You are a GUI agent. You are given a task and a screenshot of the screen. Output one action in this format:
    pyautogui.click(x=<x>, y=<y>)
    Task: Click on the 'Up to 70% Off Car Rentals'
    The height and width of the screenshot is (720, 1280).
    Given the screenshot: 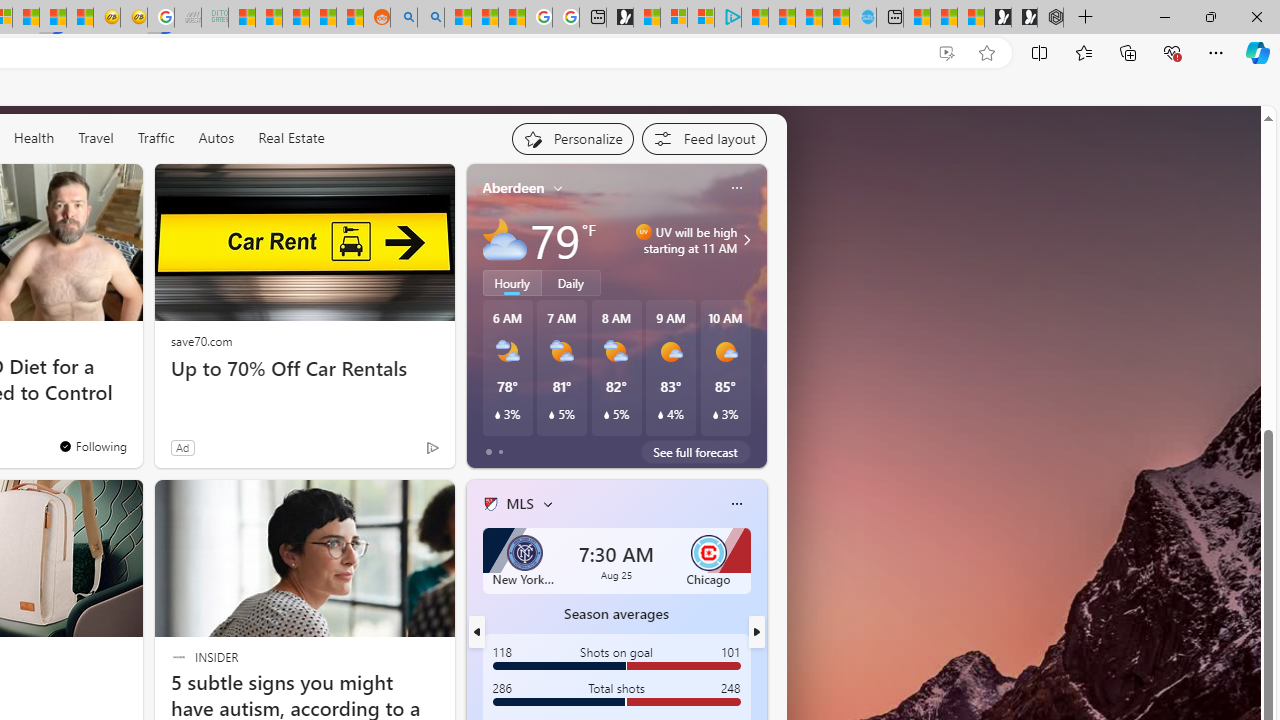 What is the action you would take?
    pyautogui.click(x=303, y=368)
    